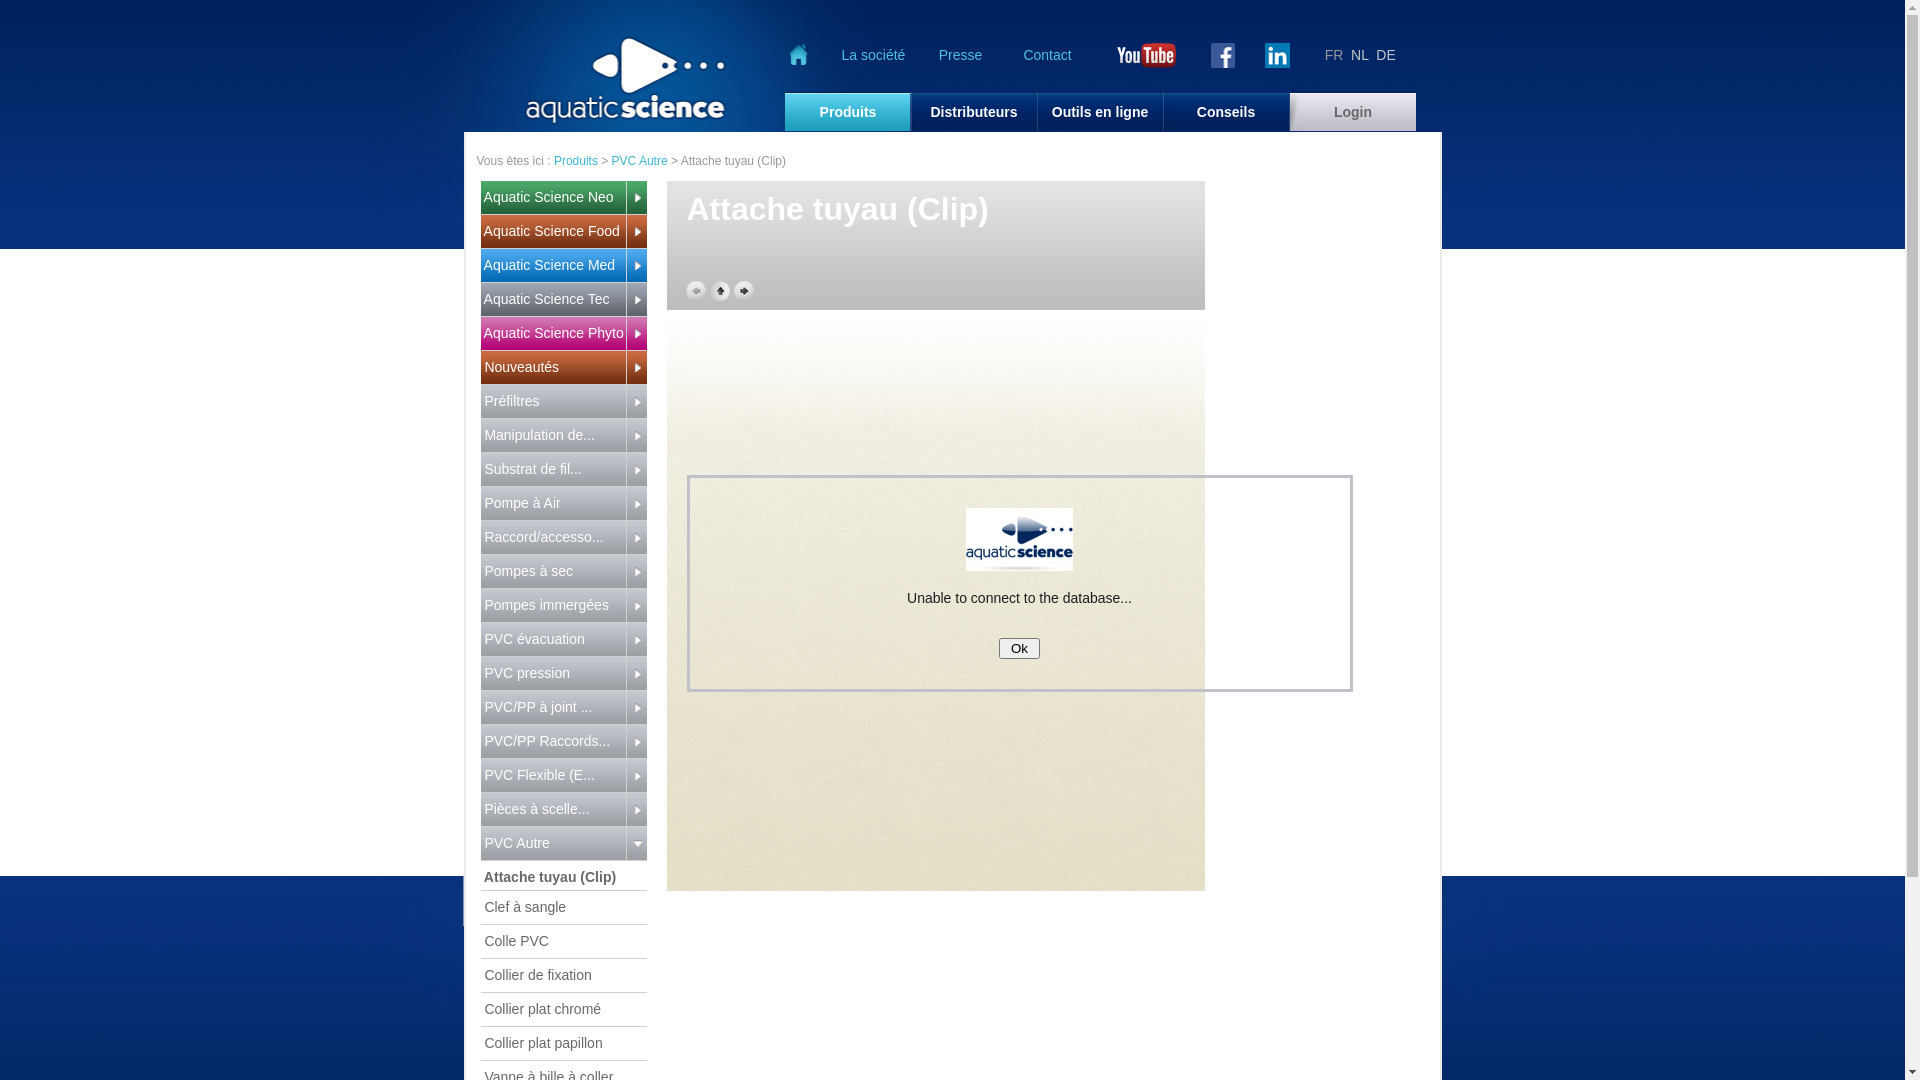  What do you see at coordinates (552, 230) in the screenshot?
I see `' Aquatic Science Food'` at bounding box center [552, 230].